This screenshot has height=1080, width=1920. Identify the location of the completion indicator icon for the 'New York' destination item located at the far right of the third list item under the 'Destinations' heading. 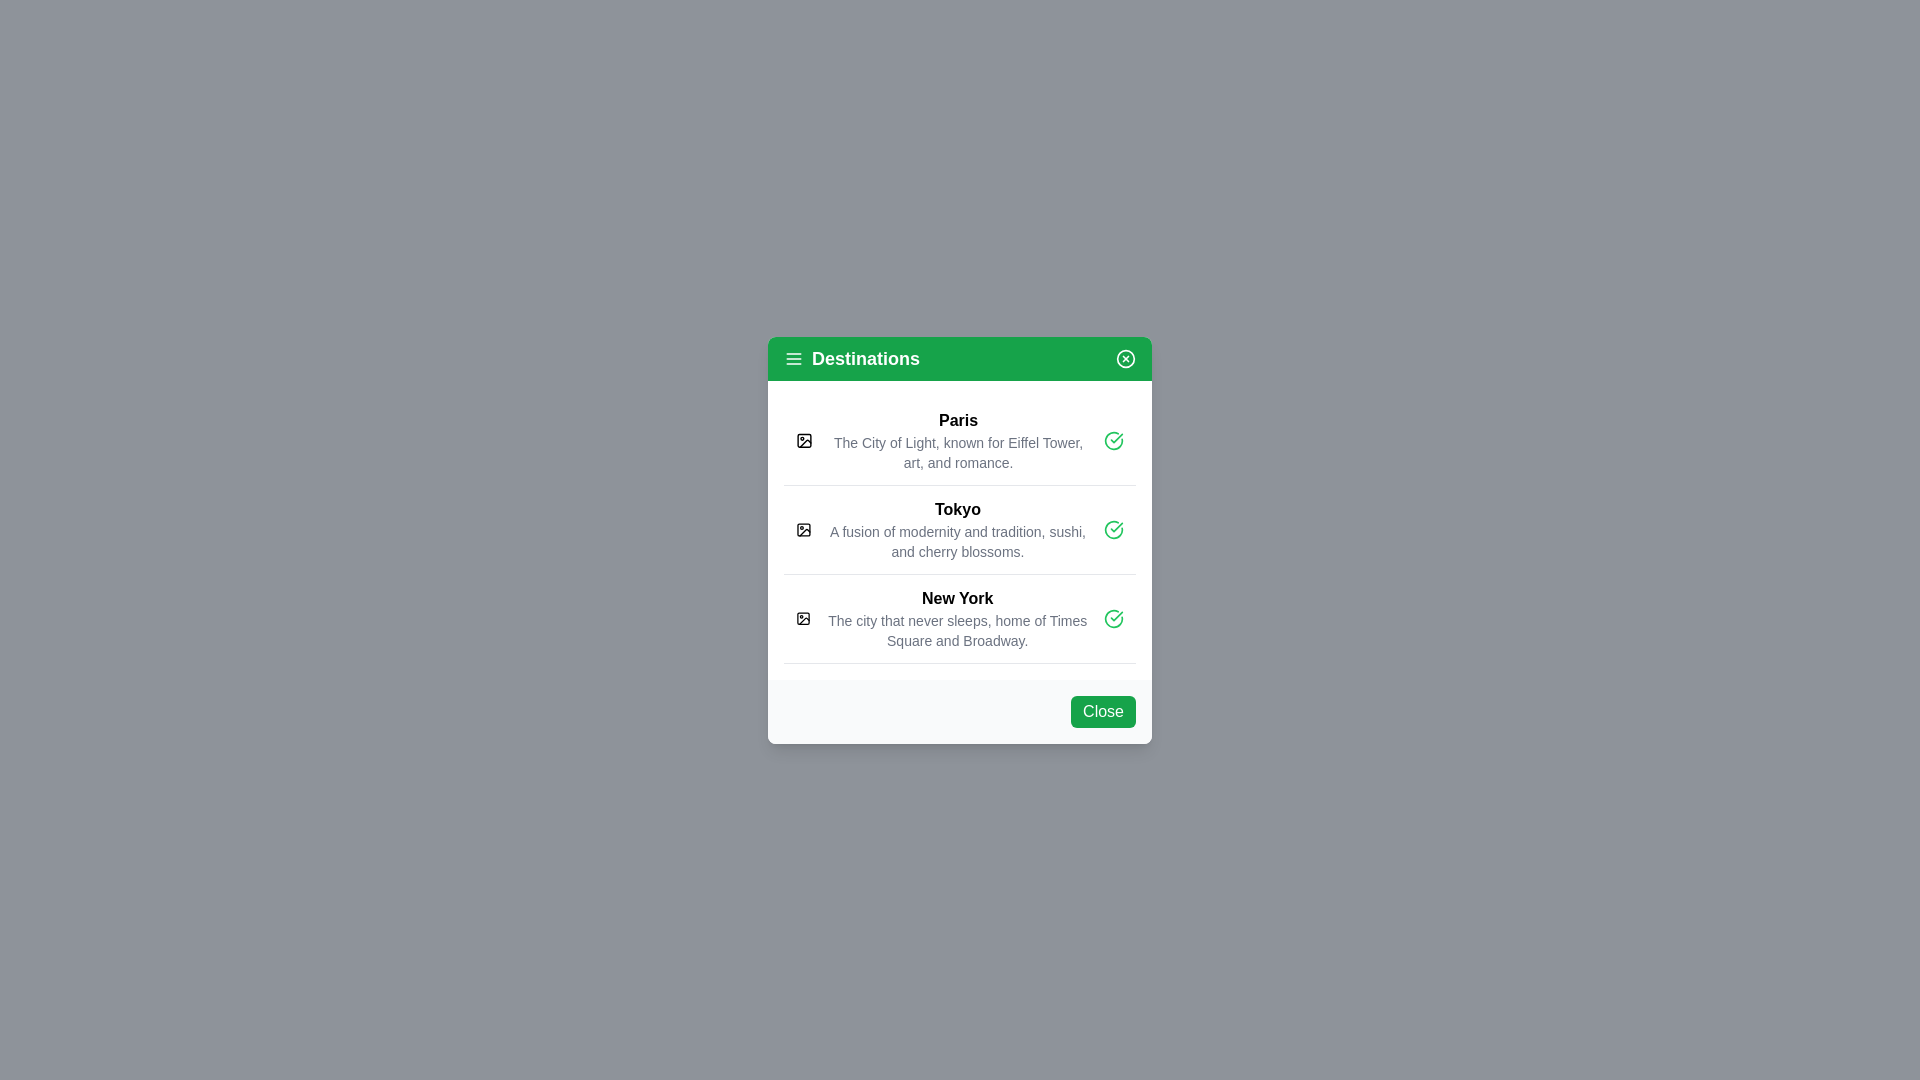
(1112, 616).